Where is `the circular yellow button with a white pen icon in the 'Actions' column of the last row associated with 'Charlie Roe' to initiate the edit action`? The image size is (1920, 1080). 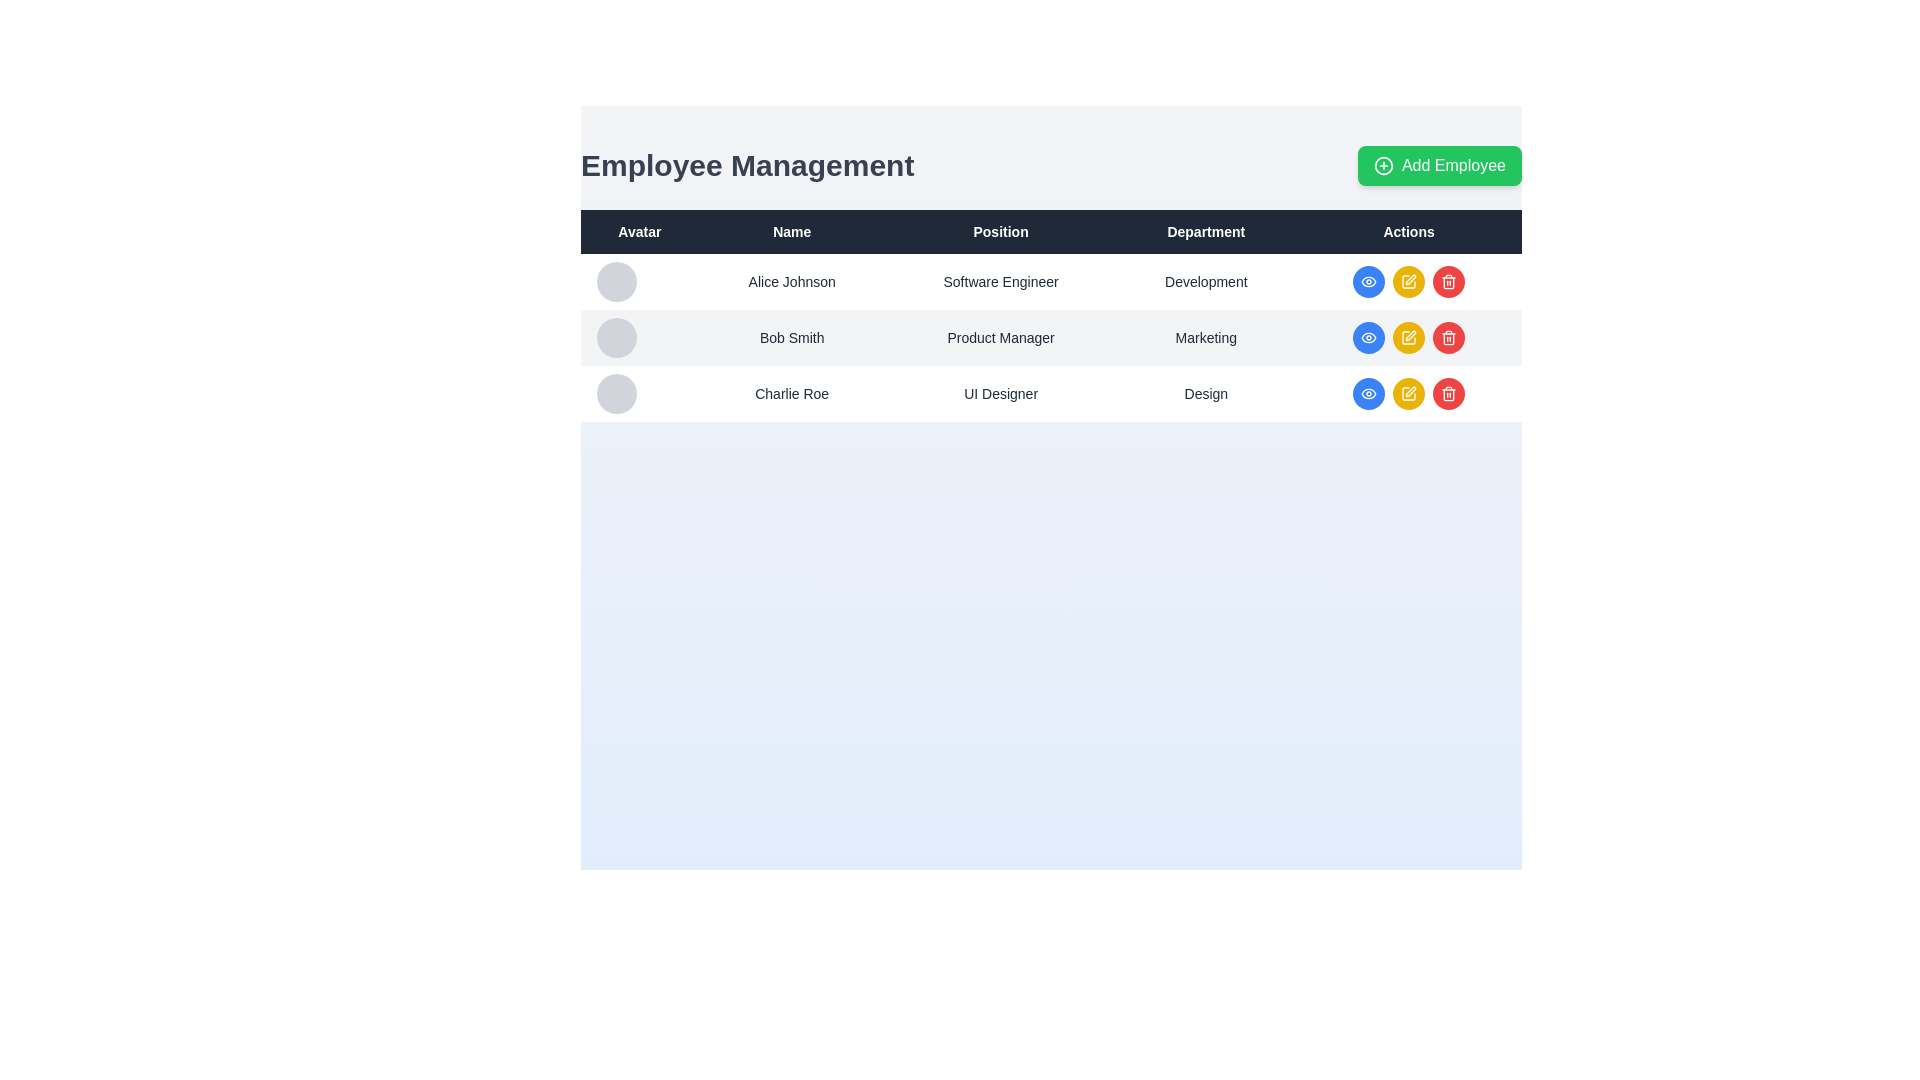 the circular yellow button with a white pen icon in the 'Actions' column of the last row associated with 'Charlie Roe' to initiate the edit action is located at coordinates (1408, 393).